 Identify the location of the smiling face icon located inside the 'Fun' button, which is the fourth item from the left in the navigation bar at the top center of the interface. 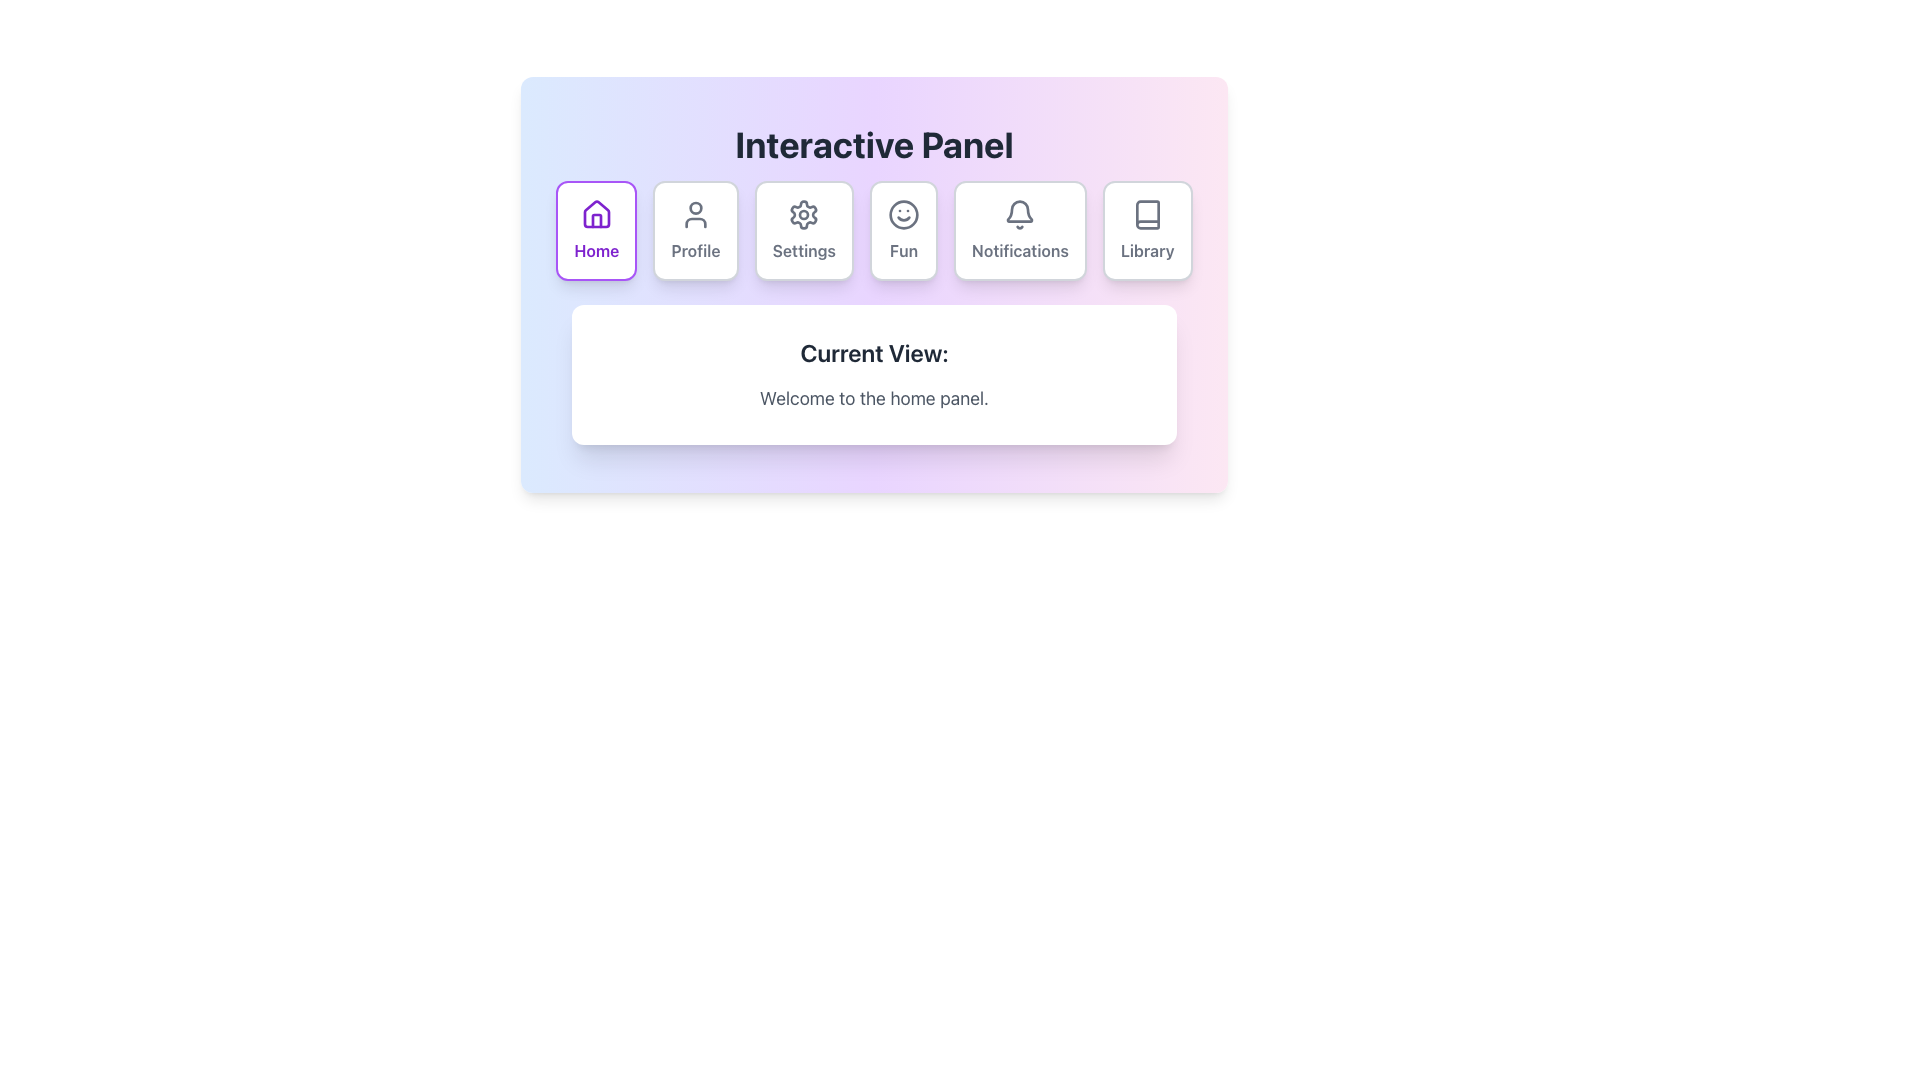
(902, 215).